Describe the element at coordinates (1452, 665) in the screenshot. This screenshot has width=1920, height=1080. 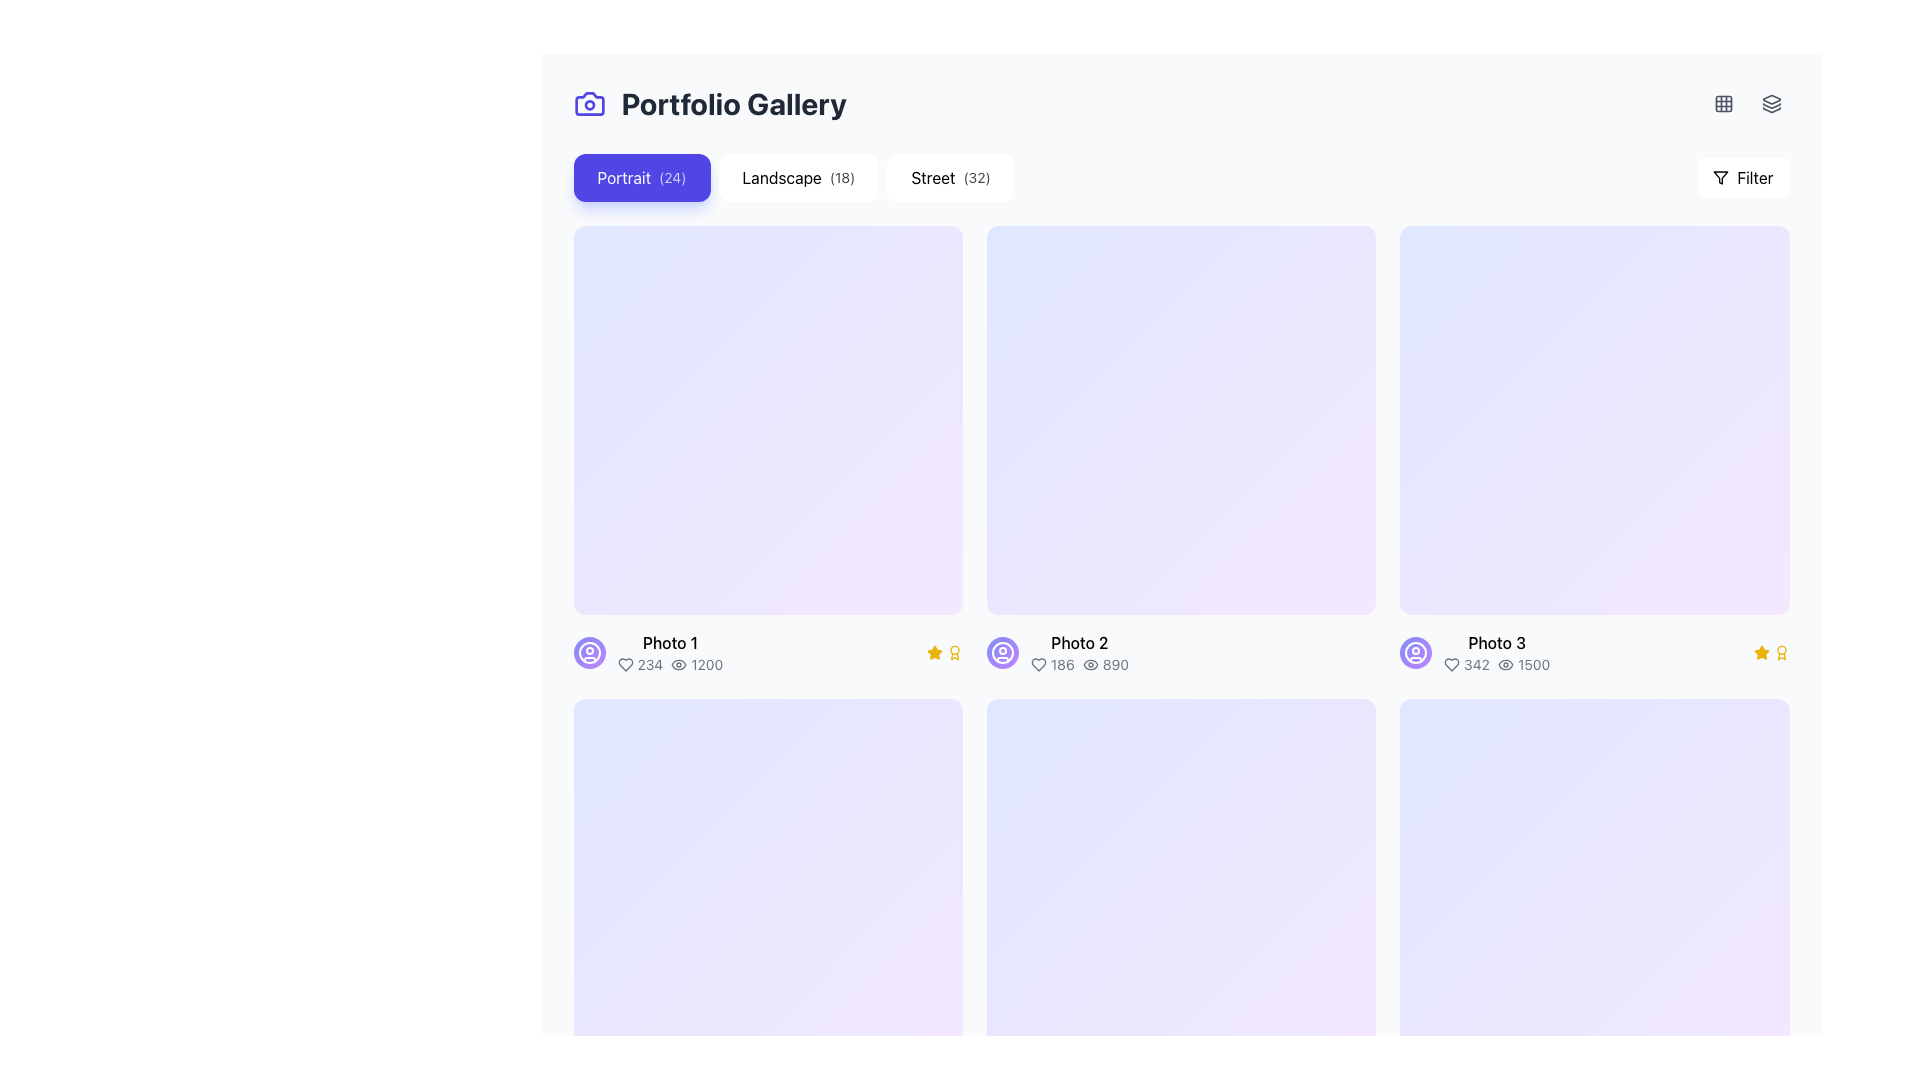
I see `the heart-shaped icon outlined with a stroke color` at that location.